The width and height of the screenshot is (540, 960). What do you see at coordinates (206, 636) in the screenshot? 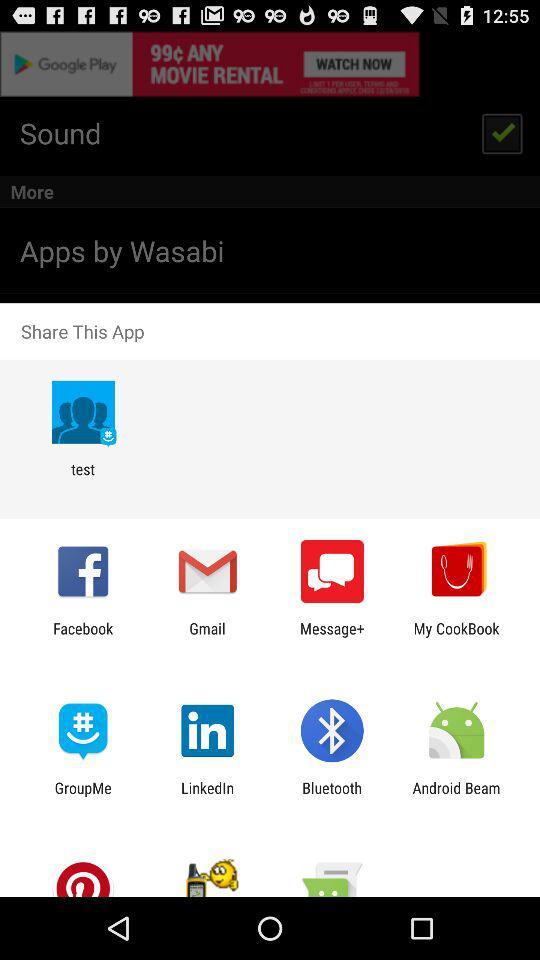
I see `app to the right of facebook app` at bounding box center [206, 636].